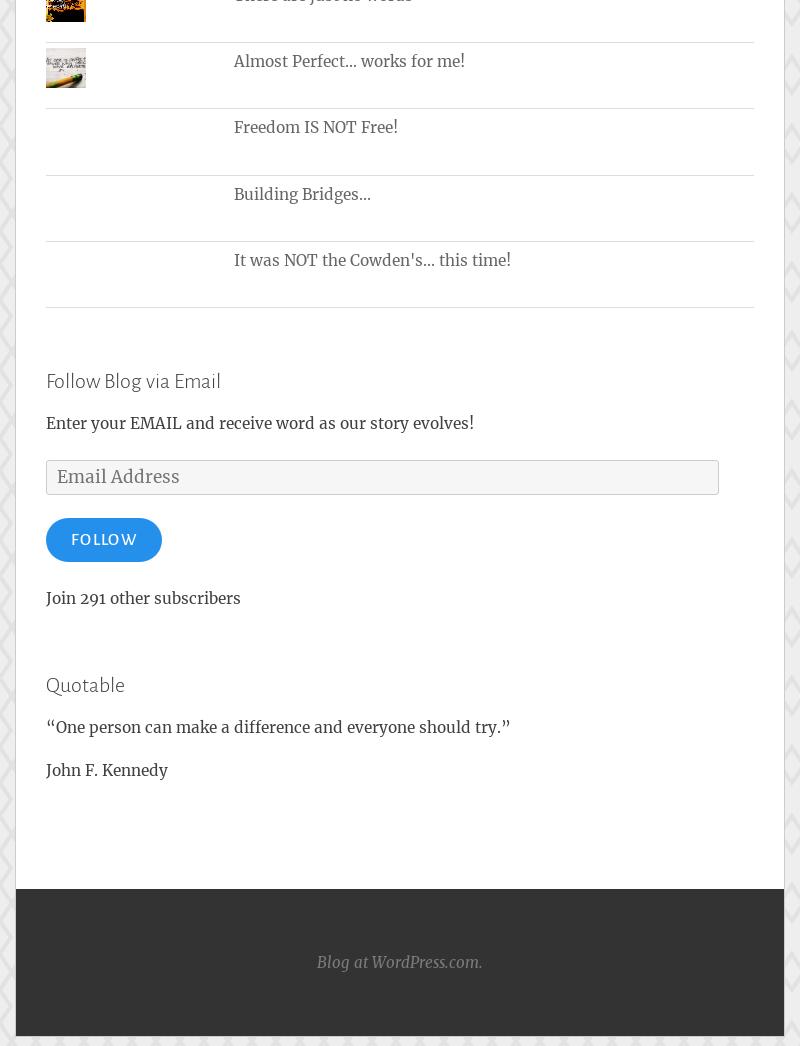  I want to click on 'Blog at WordPress.com.', so click(400, 961).